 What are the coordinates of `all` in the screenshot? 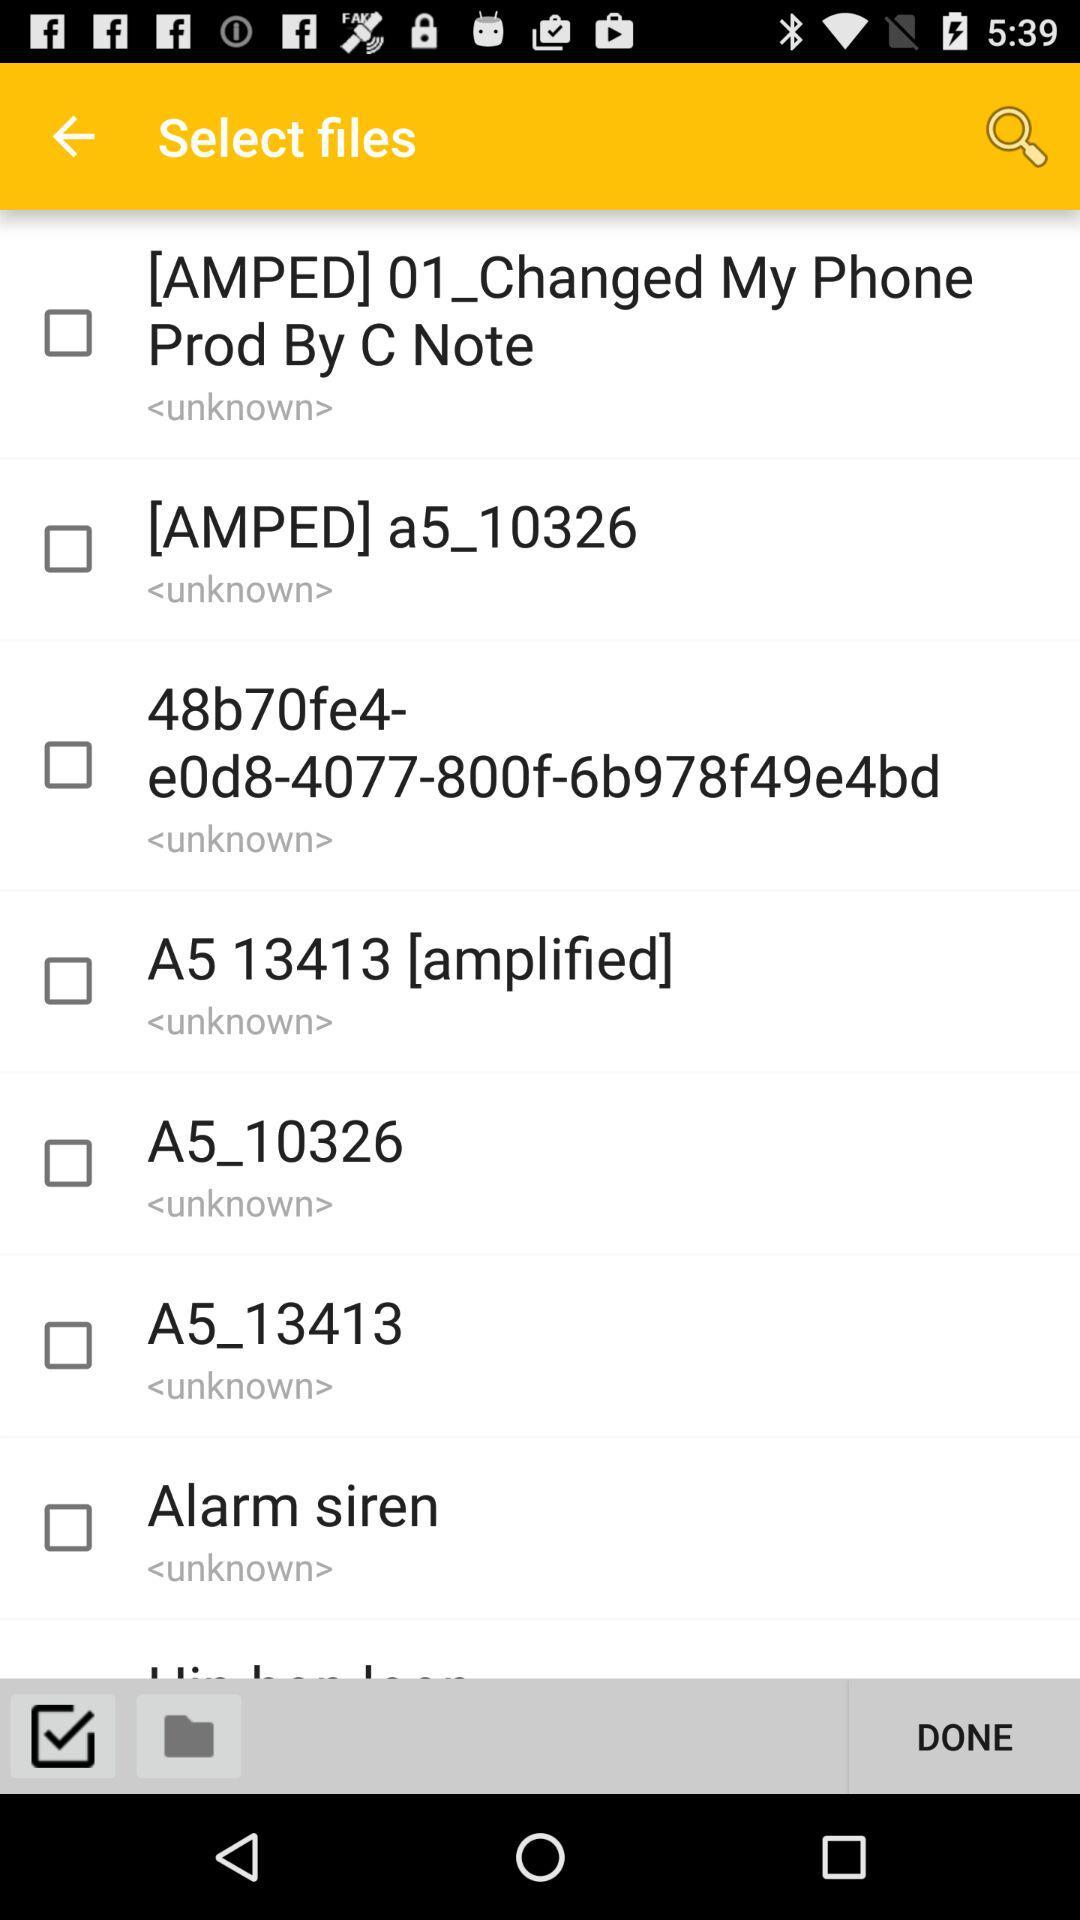 It's located at (61, 1735).